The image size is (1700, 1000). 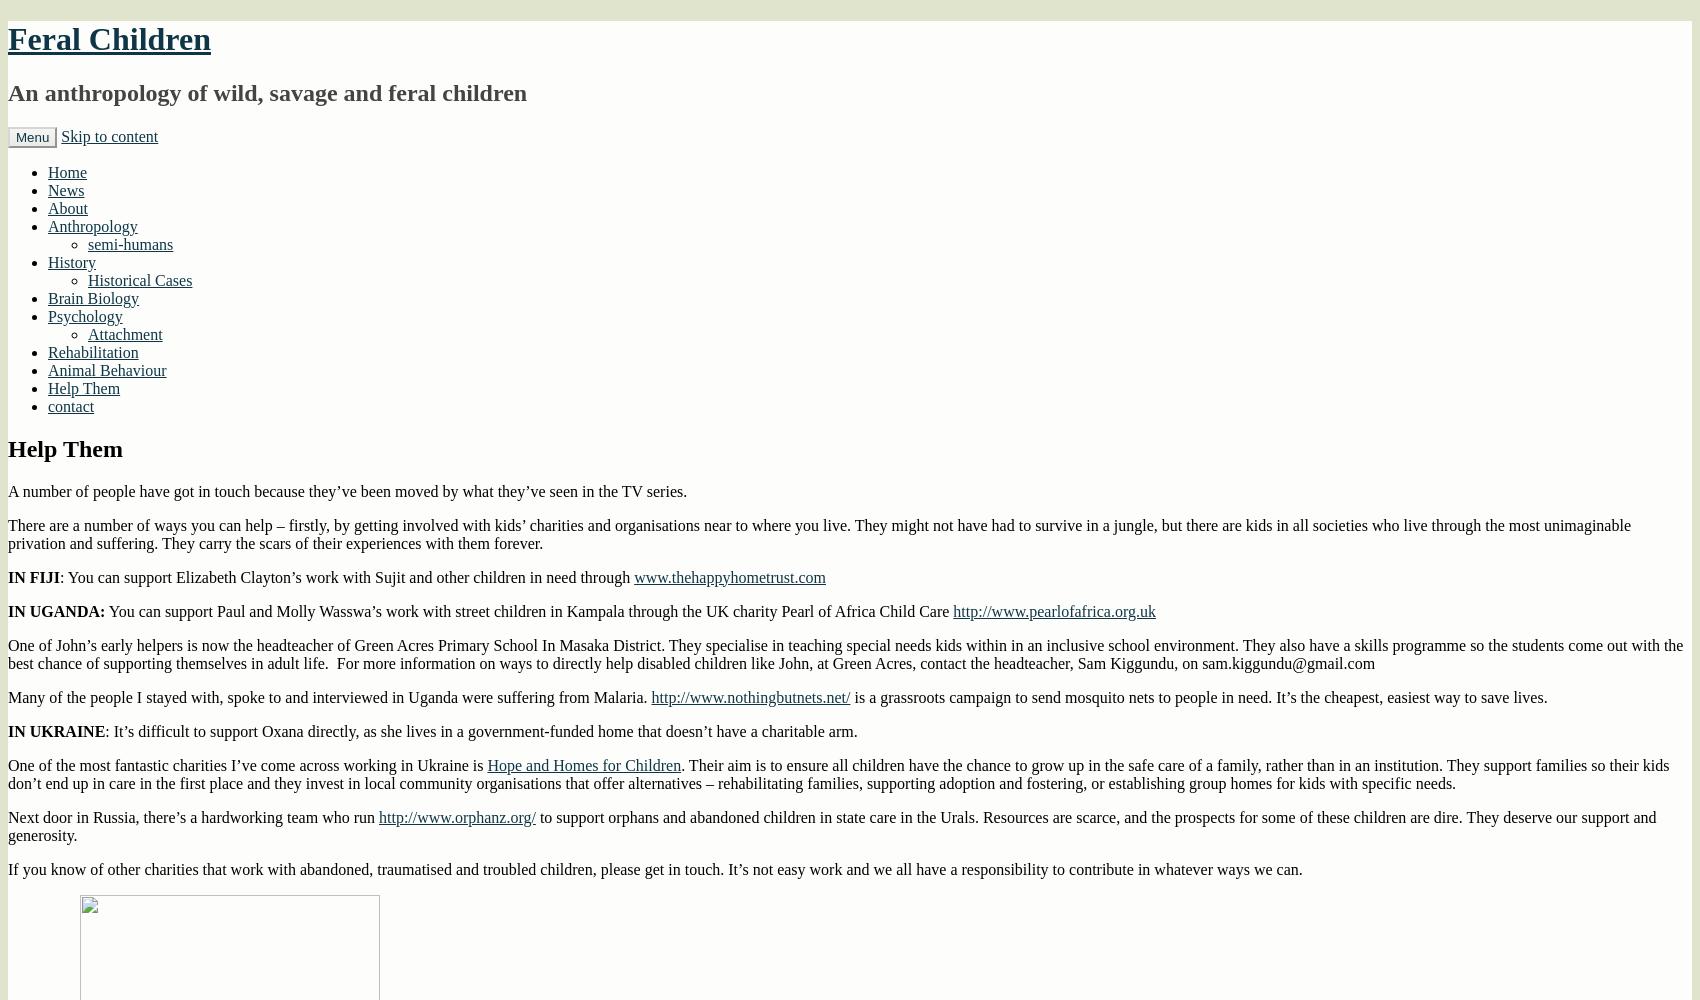 I want to click on 'Hope and Homes for Children', so click(x=582, y=764).